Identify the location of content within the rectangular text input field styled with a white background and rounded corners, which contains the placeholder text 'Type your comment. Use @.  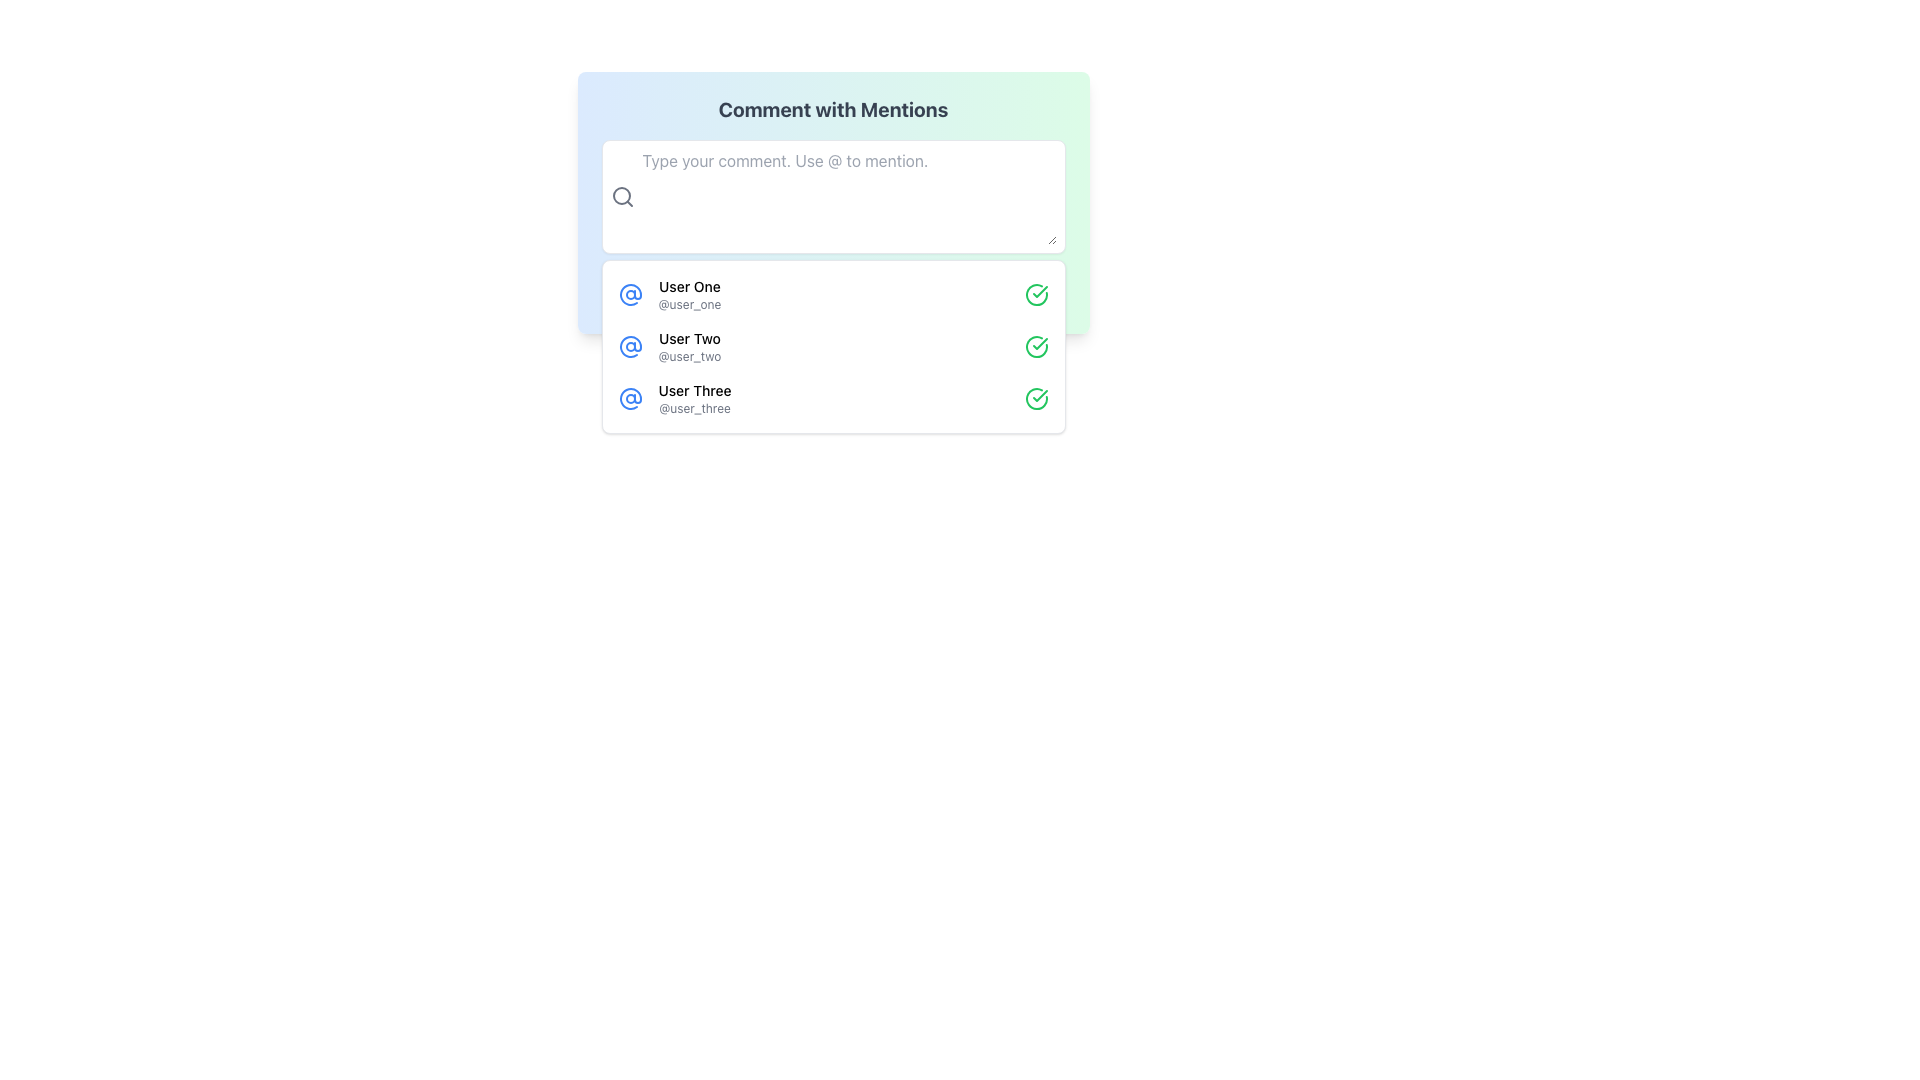
(849, 196).